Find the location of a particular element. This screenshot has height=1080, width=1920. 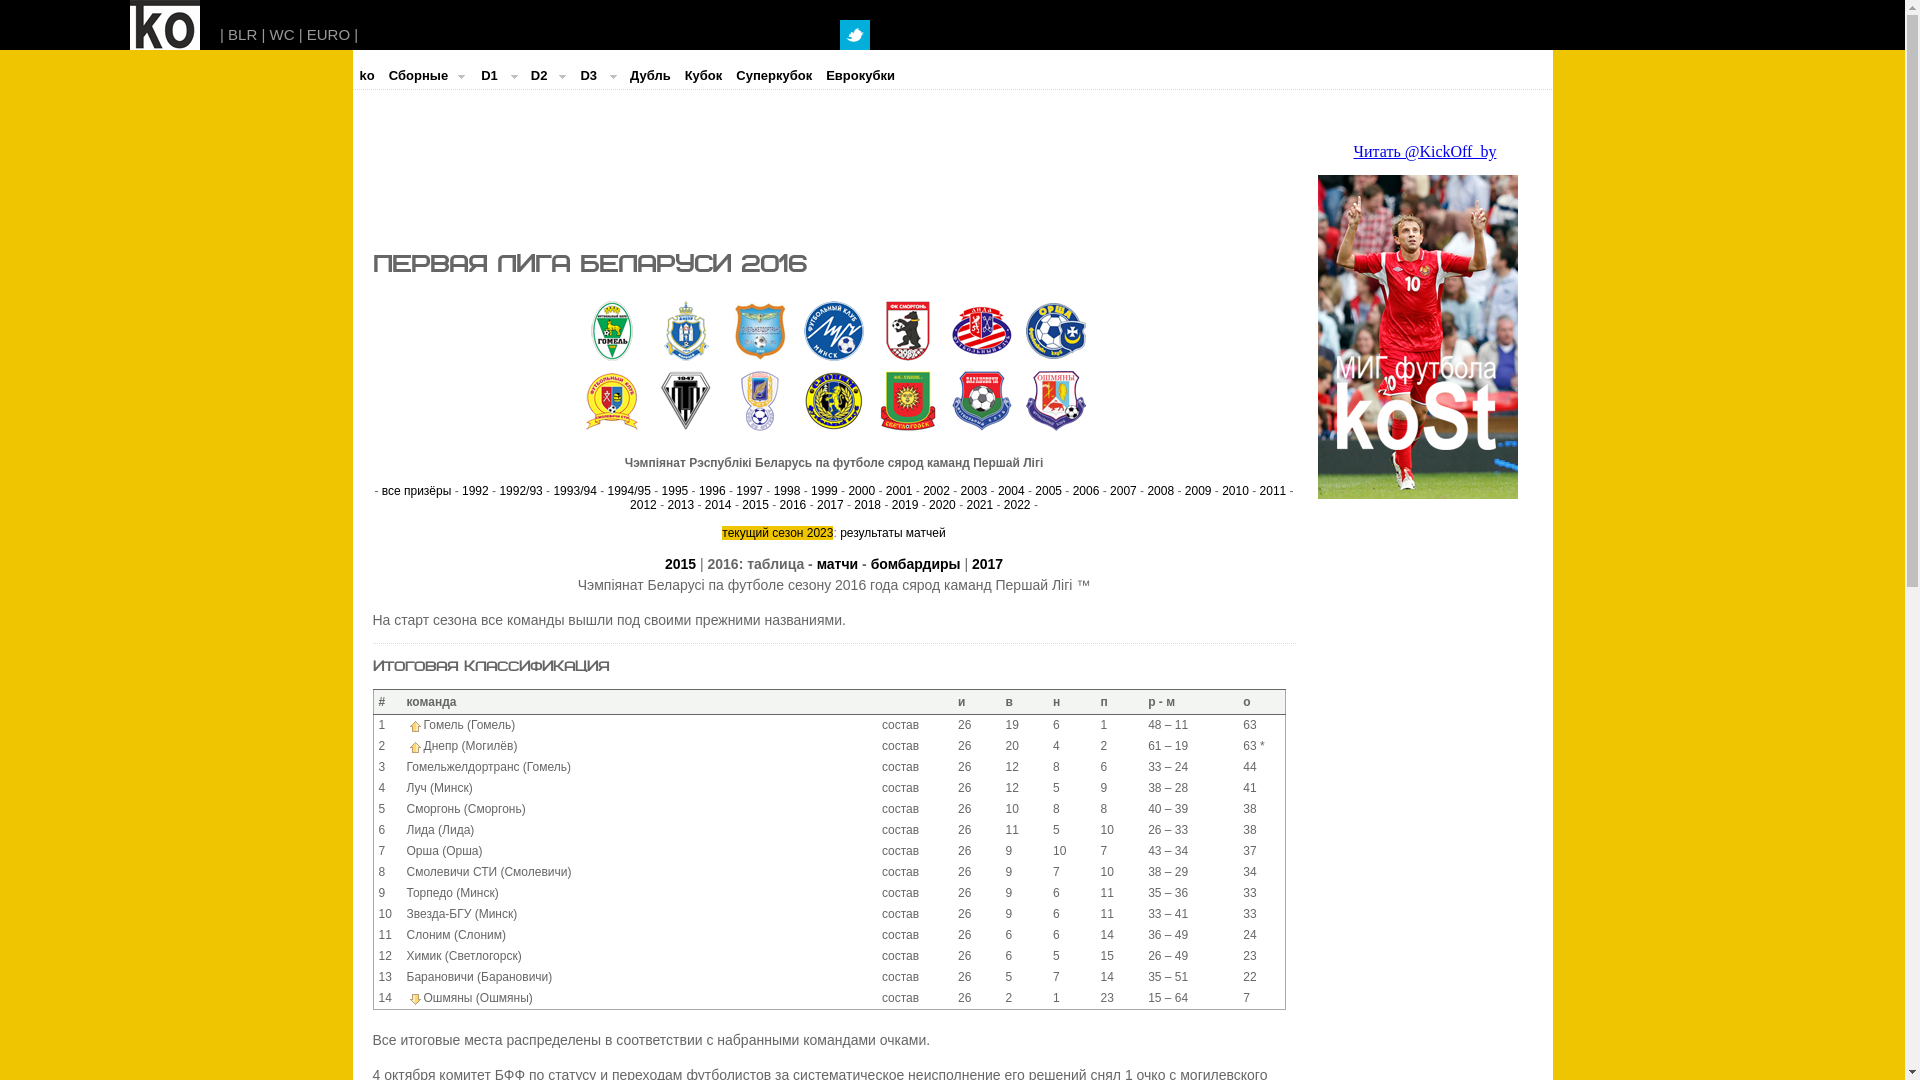

'2013' is located at coordinates (667, 504).